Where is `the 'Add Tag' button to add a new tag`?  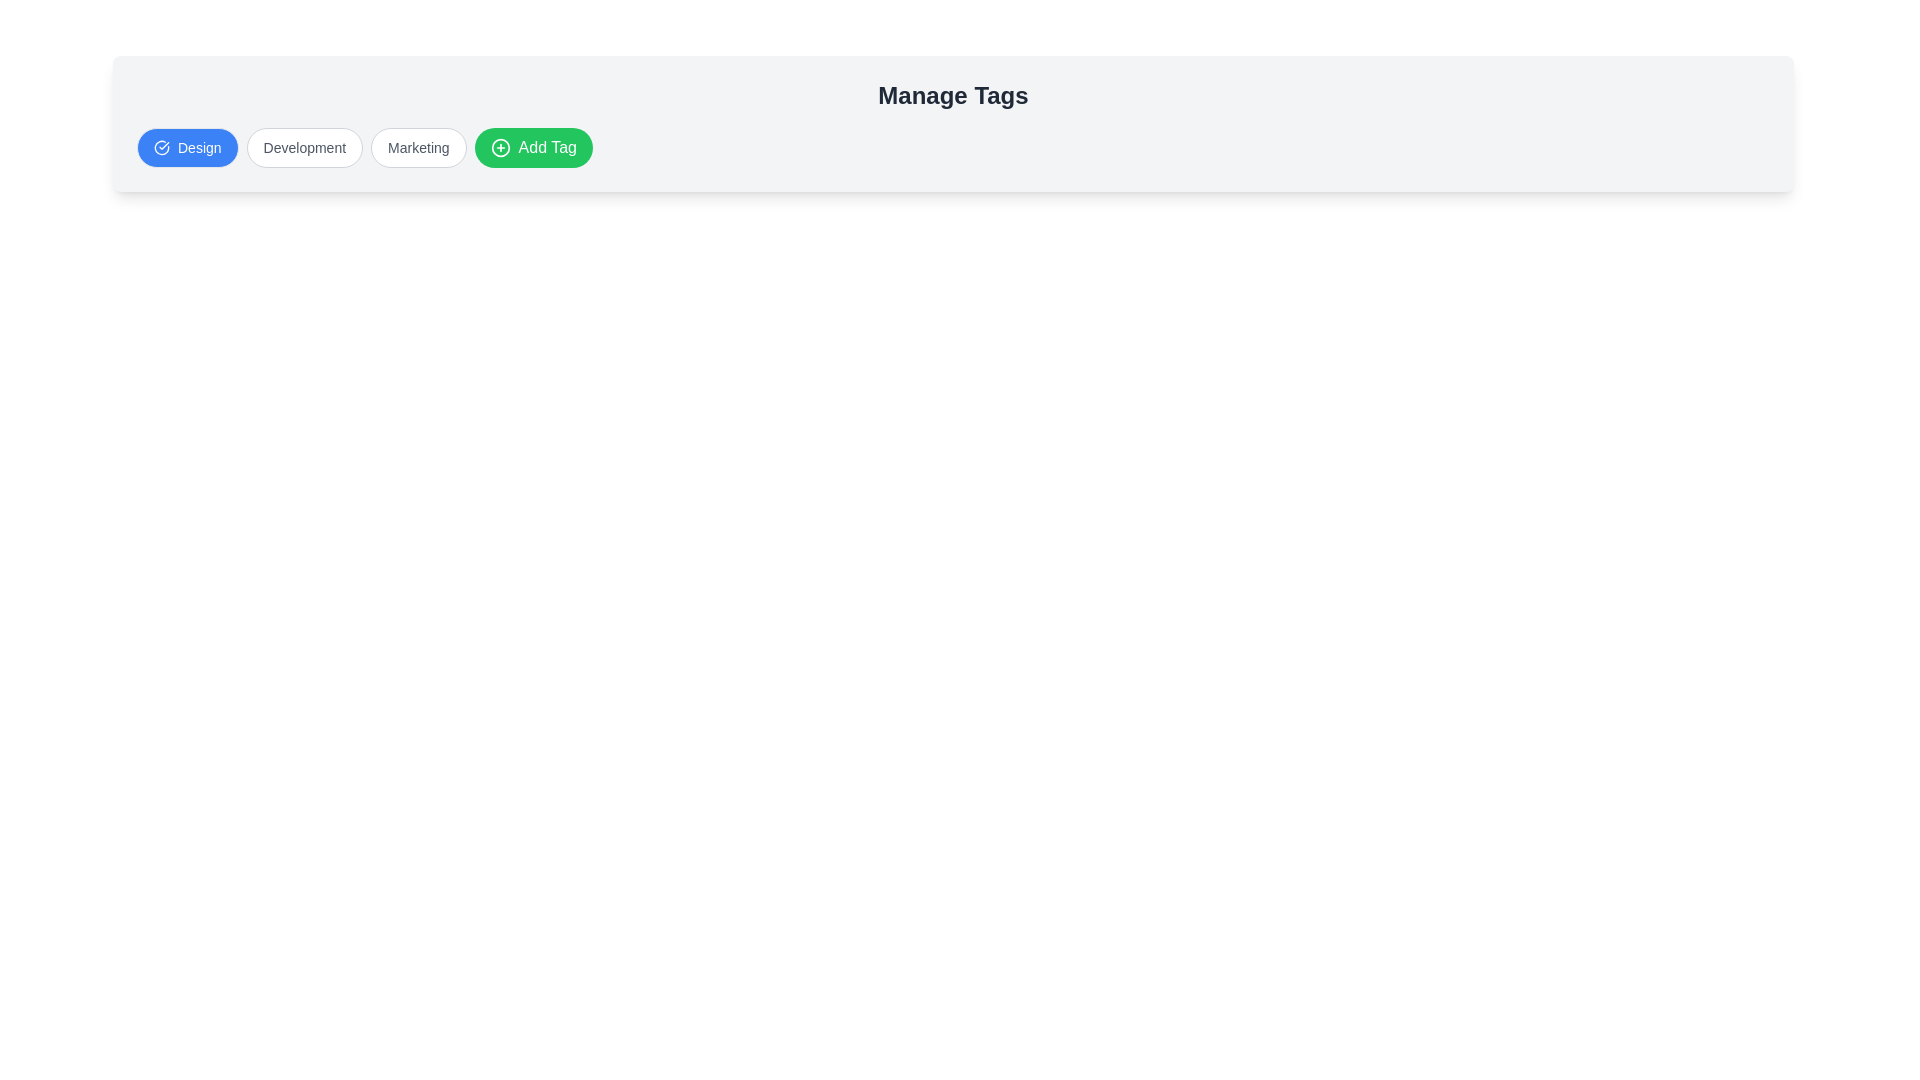
the 'Add Tag' button to add a new tag is located at coordinates (533, 146).